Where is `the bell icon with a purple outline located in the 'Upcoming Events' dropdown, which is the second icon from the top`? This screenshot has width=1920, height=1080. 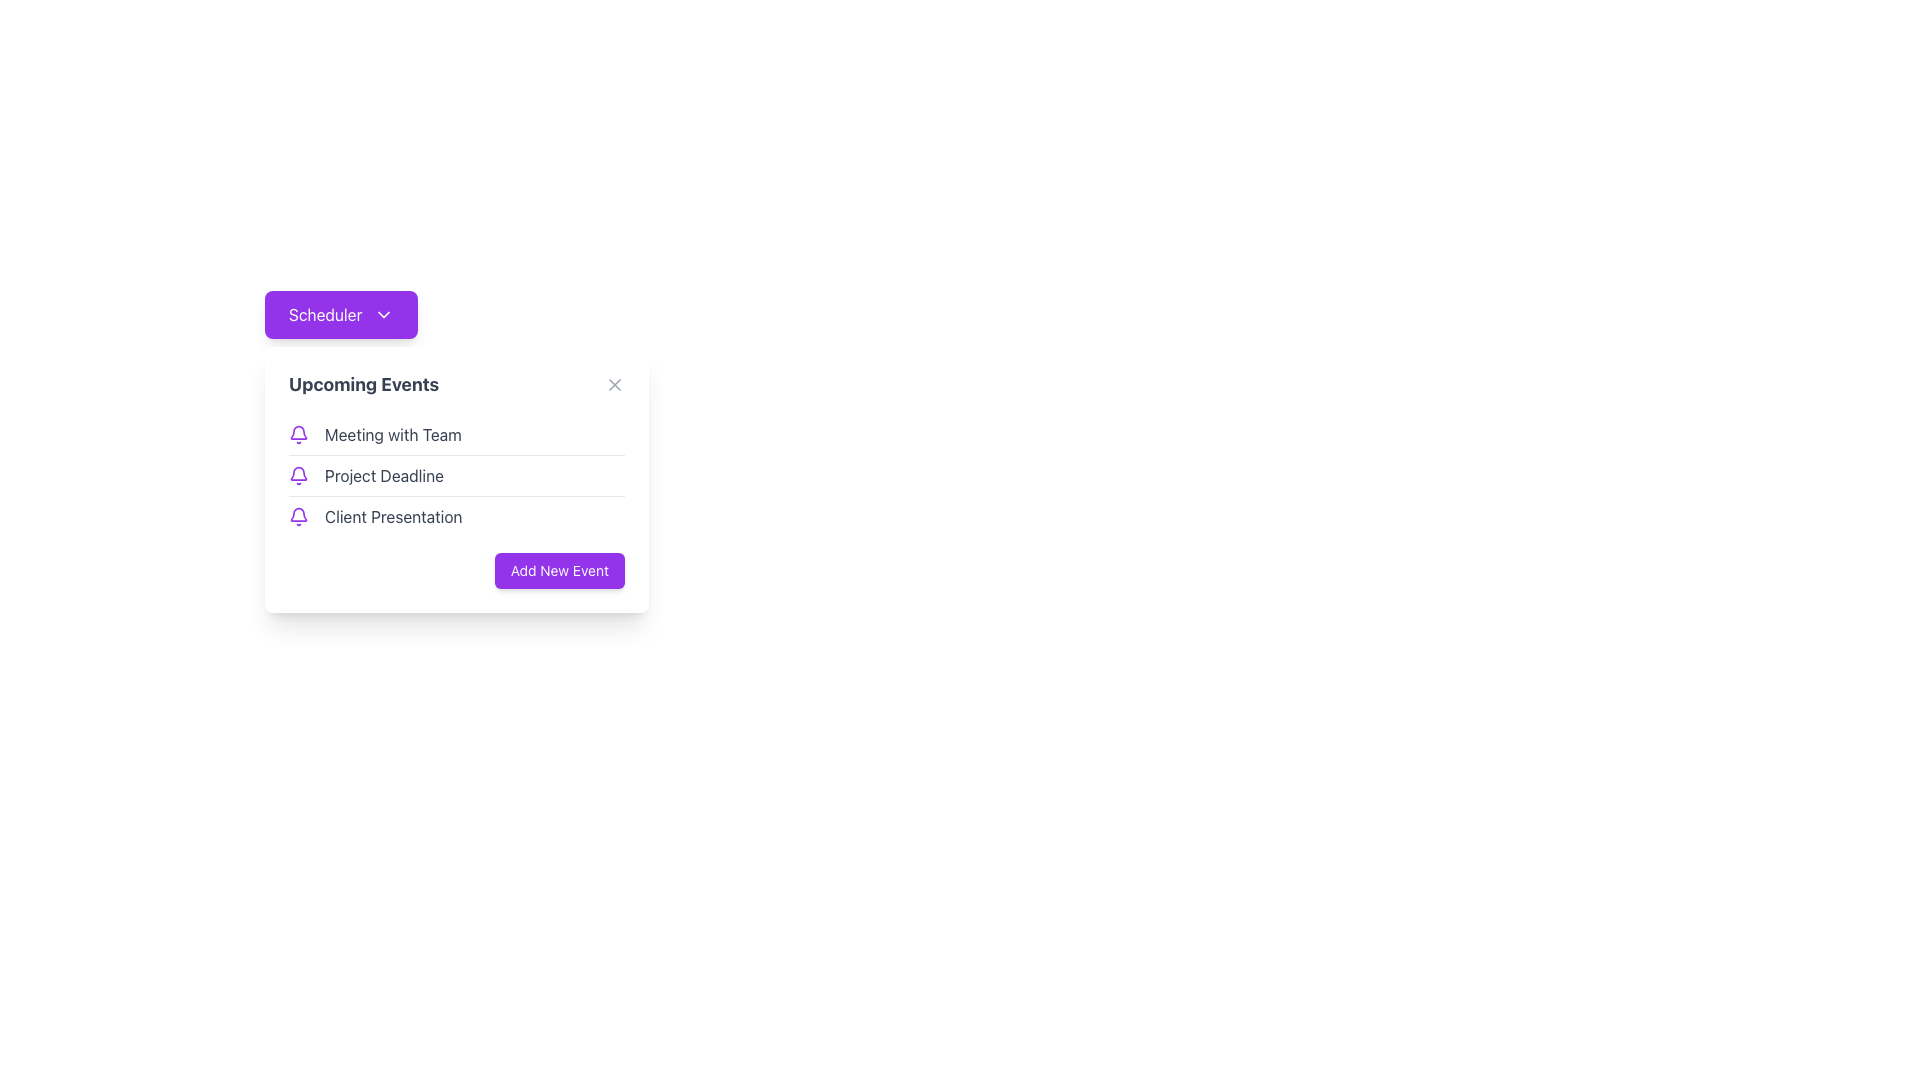
the bell icon with a purple outline located in the 'Upcoming Events' dropdown, which is the second icon from the top is located at coordinates (297, 513).